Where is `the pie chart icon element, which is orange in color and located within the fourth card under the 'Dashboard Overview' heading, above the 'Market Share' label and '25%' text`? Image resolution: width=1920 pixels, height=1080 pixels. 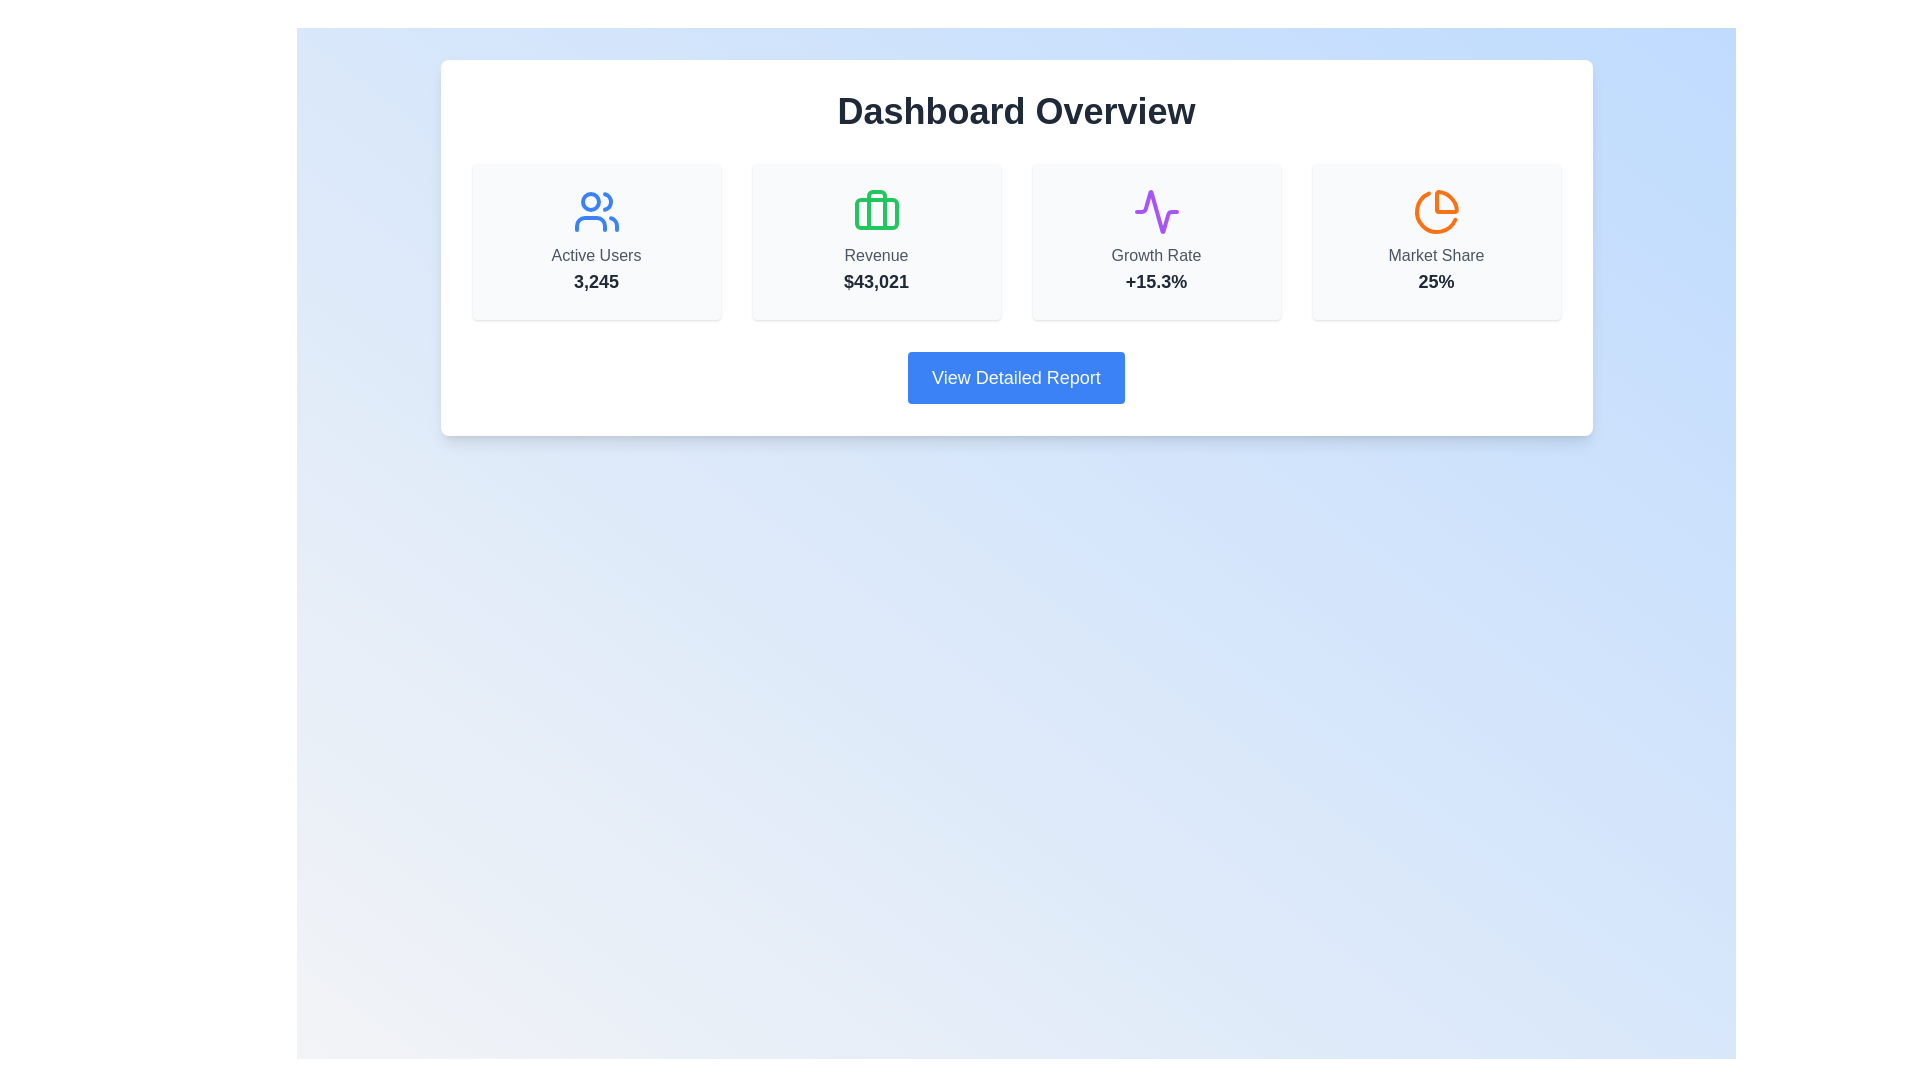 the pie chart icon element, which is orange in color and located within the fourth card under the 'Dashboard Overview' heading, above the 'Market Share' label and '25%' text is located at coordinates (1435, 212).